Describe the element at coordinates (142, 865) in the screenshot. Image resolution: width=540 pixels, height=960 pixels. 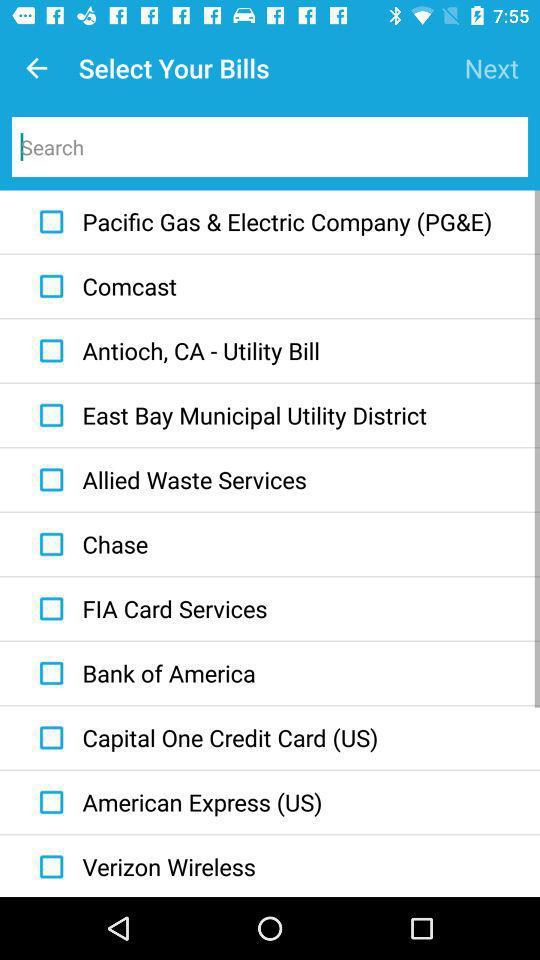
I see `the item below american express (us) icon` at that location.